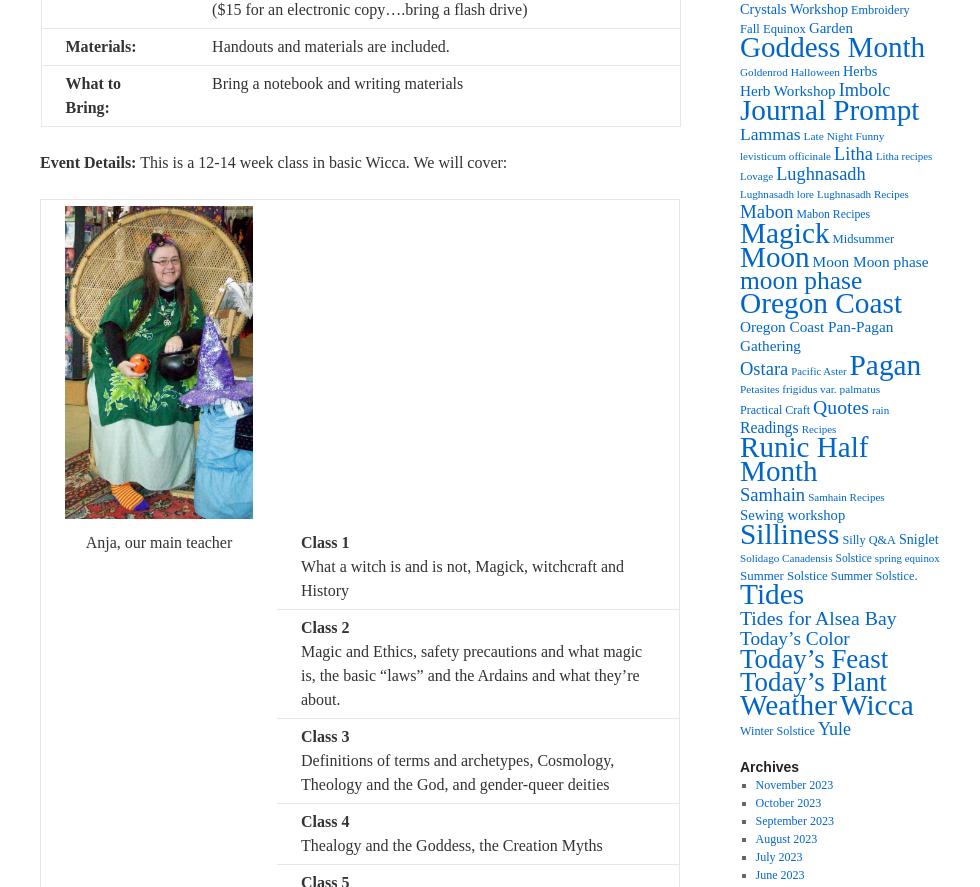 The width and height of the screenshot is (980, 887). Describe the element at coordinates (803, 458) in the screenshot. I see `'Runic Half Month'` at that location.